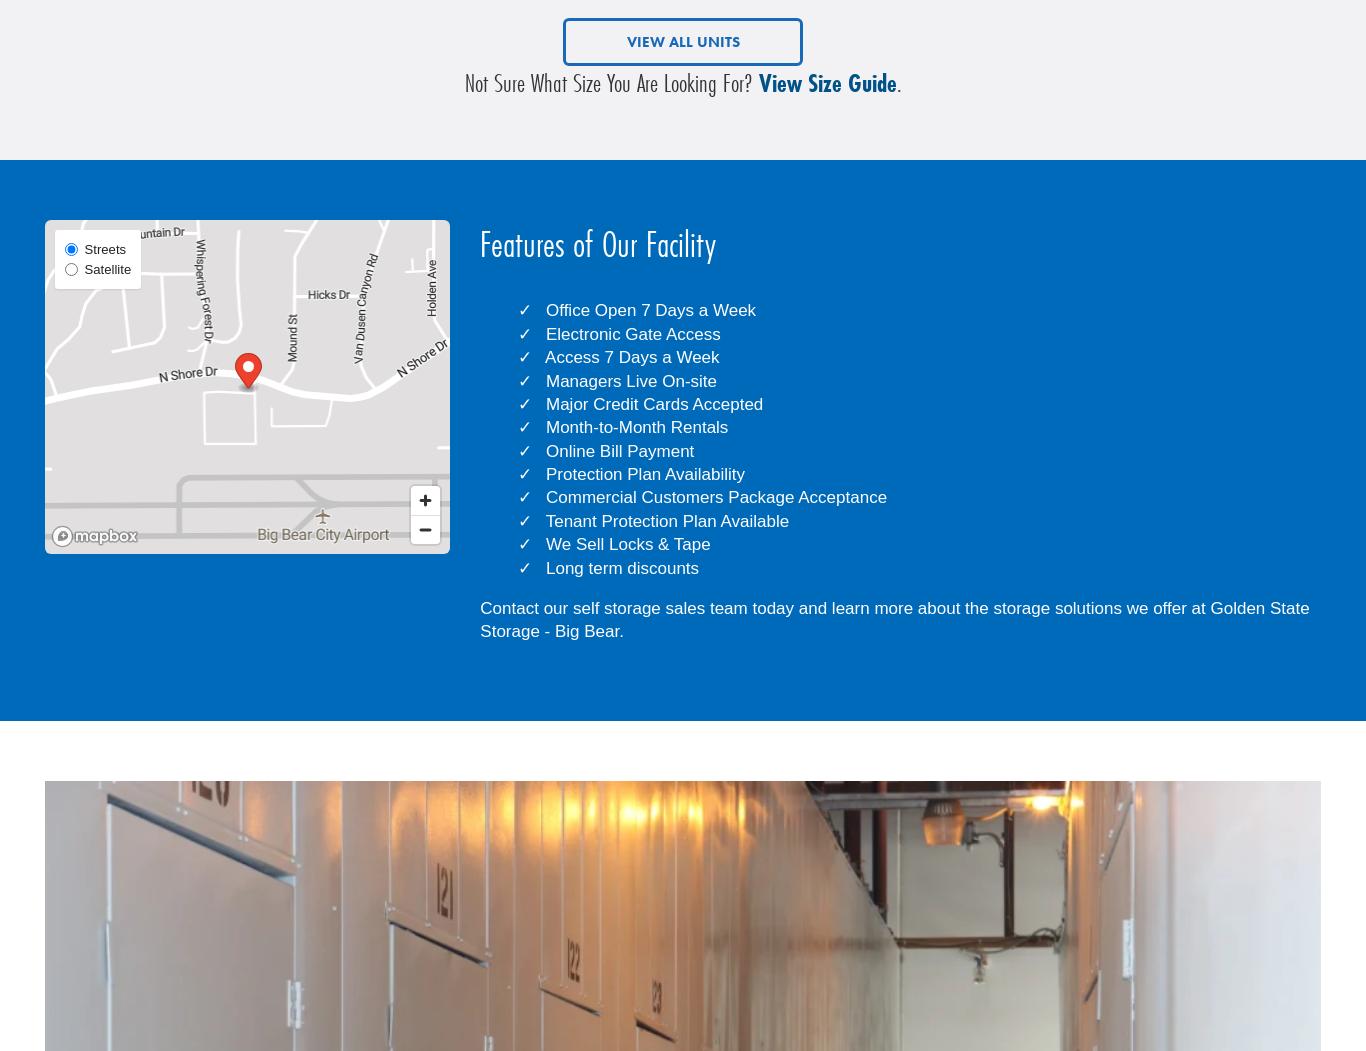 This screenshot has height=1051, width=1366. I want to click on 'Electronic Gate Access', so click(545, 333).